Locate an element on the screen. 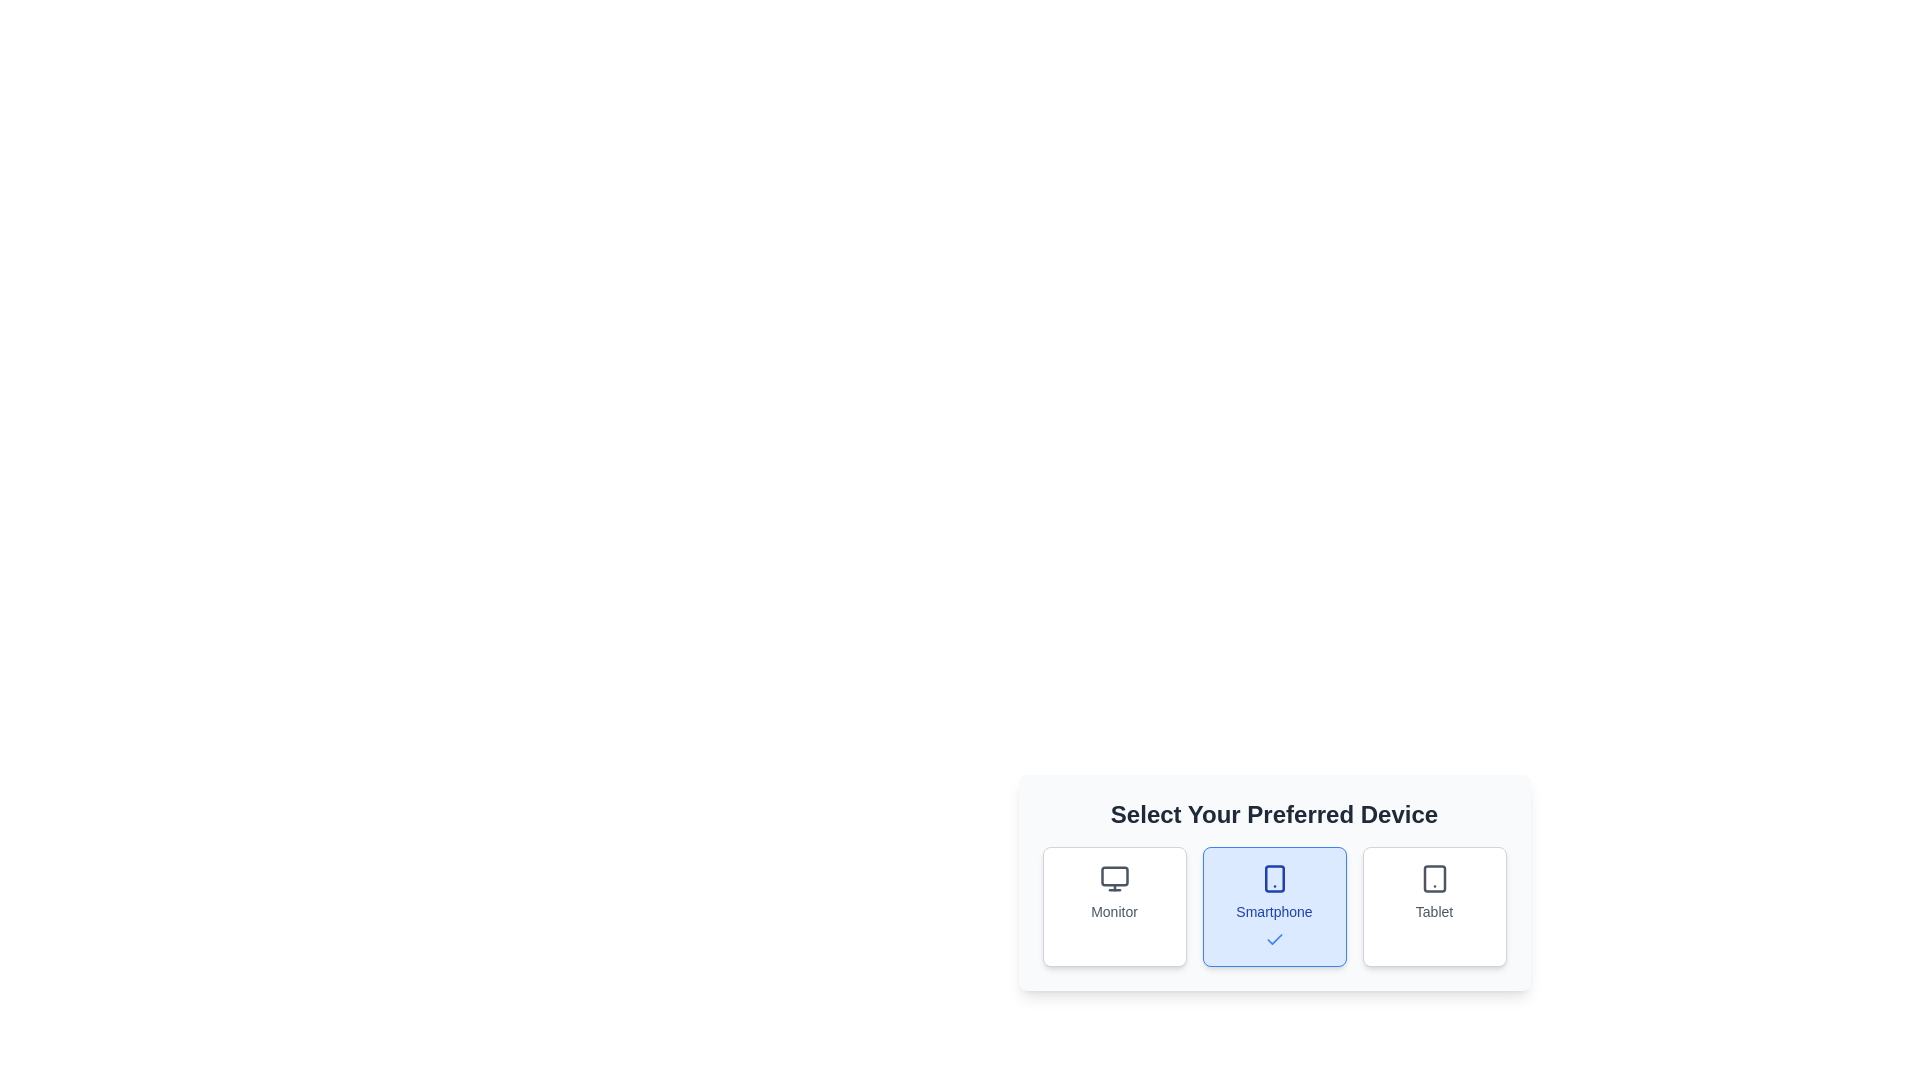 This screenshot has width=1920, height=1080. the selectable option box representing 'Tablet' is located at coordinates (1433, 906).